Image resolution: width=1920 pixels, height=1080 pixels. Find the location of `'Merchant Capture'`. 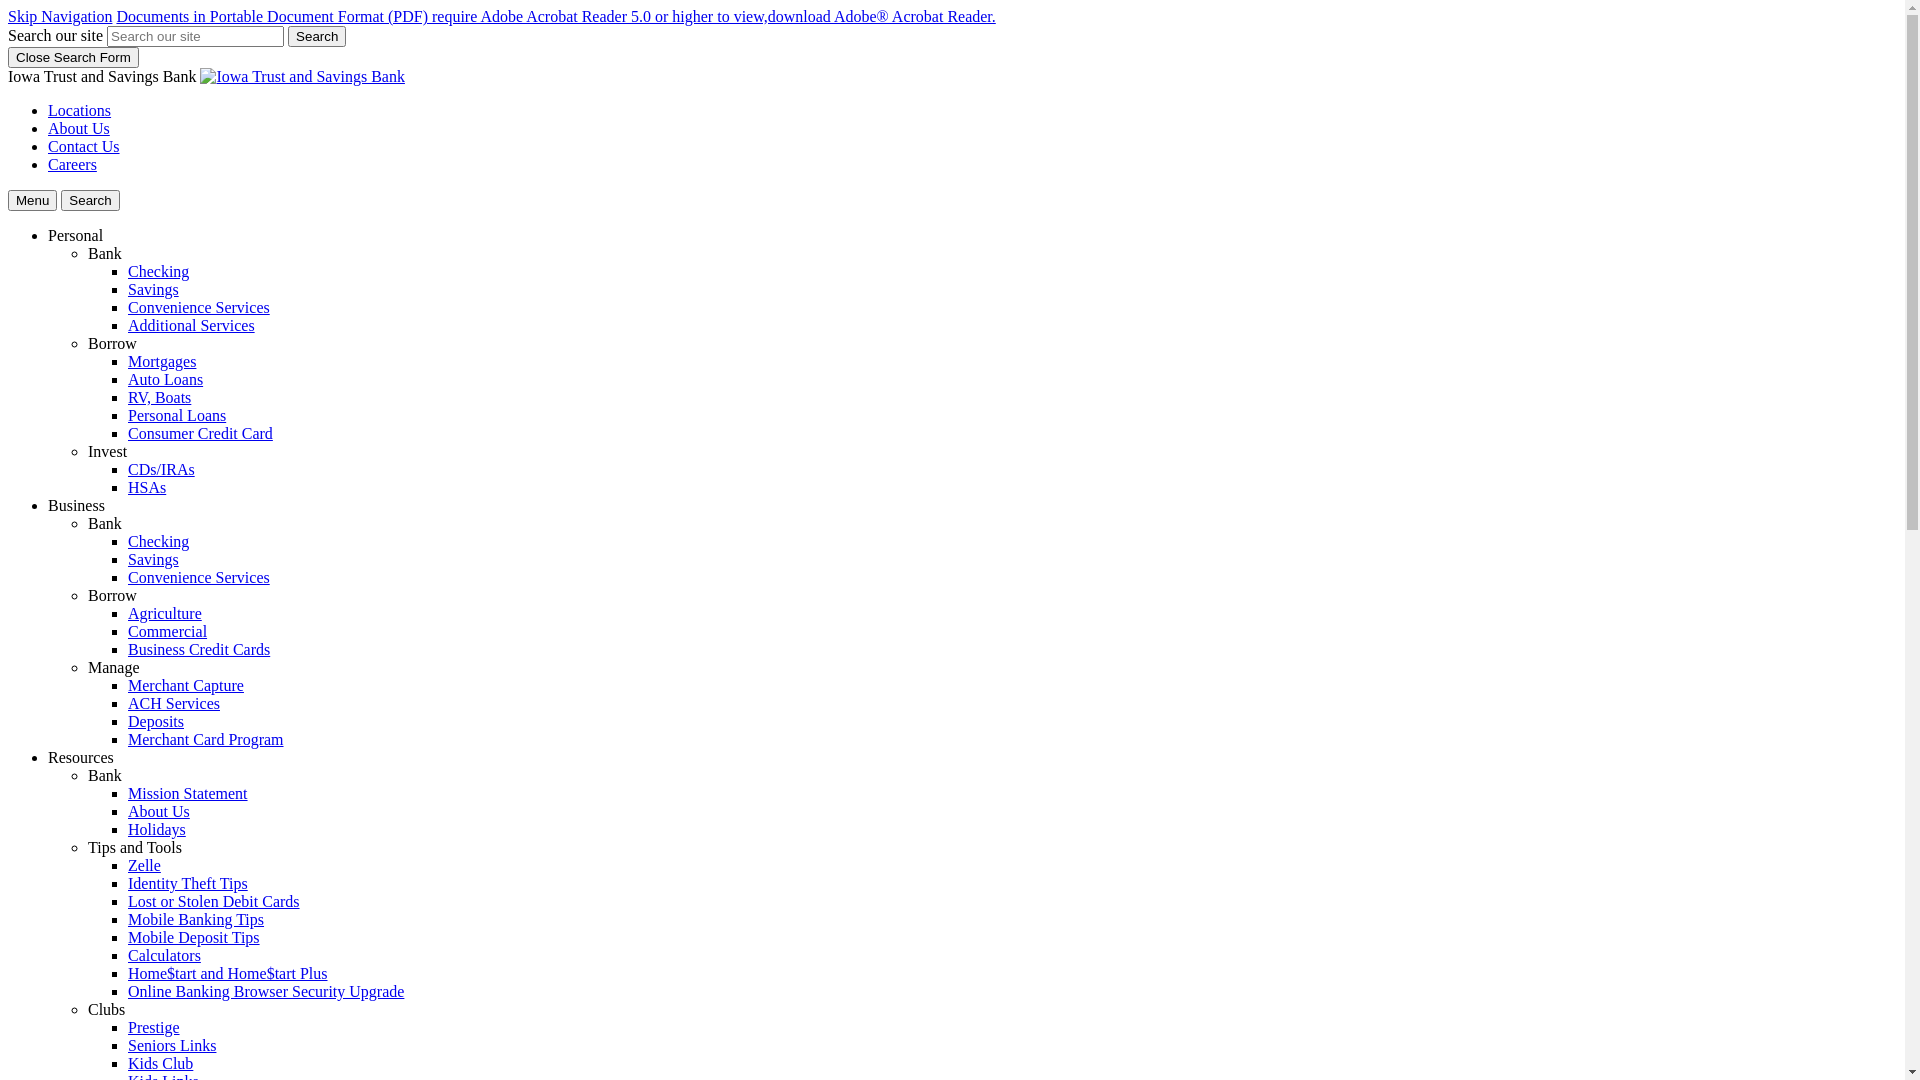

'Merchant Capture' is located at coordinates (186, 684).